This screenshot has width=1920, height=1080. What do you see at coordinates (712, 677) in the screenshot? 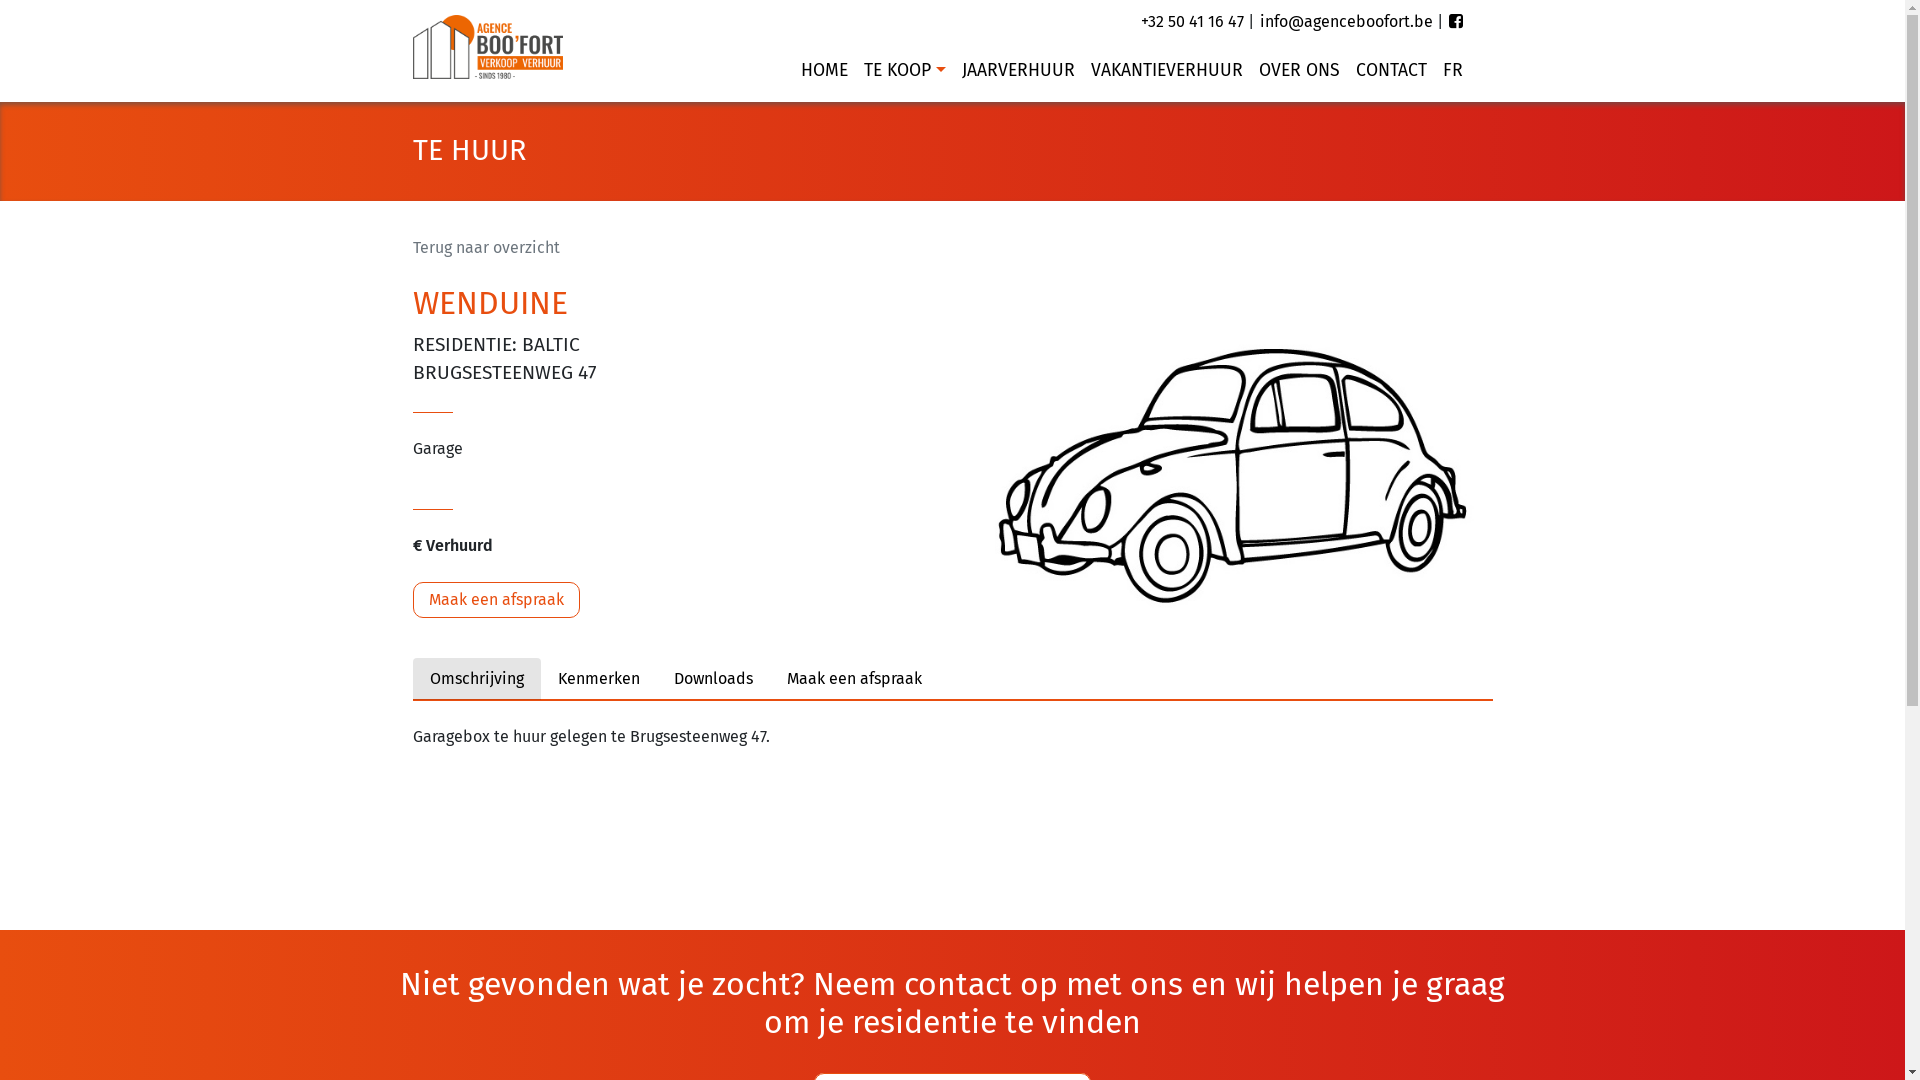
I see `'Downloads'` at bounding box center [712, 677].